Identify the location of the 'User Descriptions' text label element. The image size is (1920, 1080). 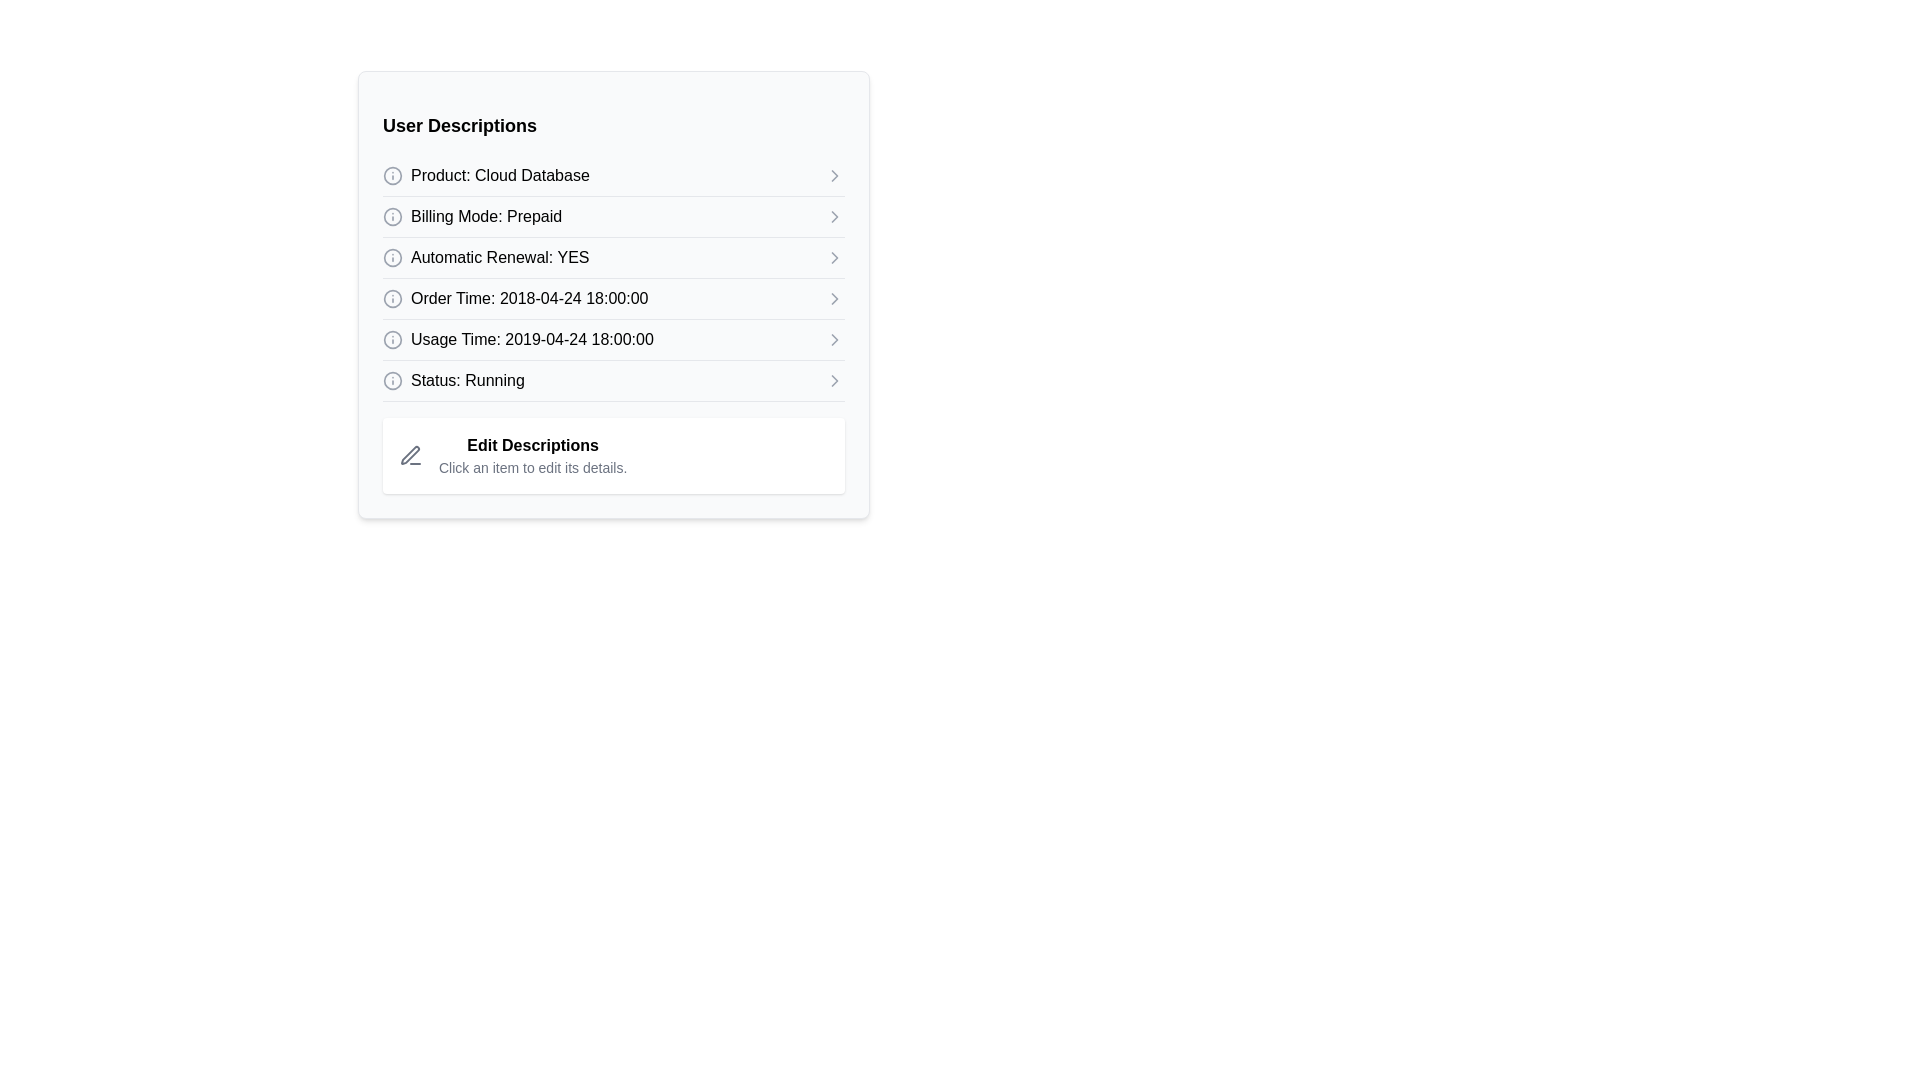
(613, 126).